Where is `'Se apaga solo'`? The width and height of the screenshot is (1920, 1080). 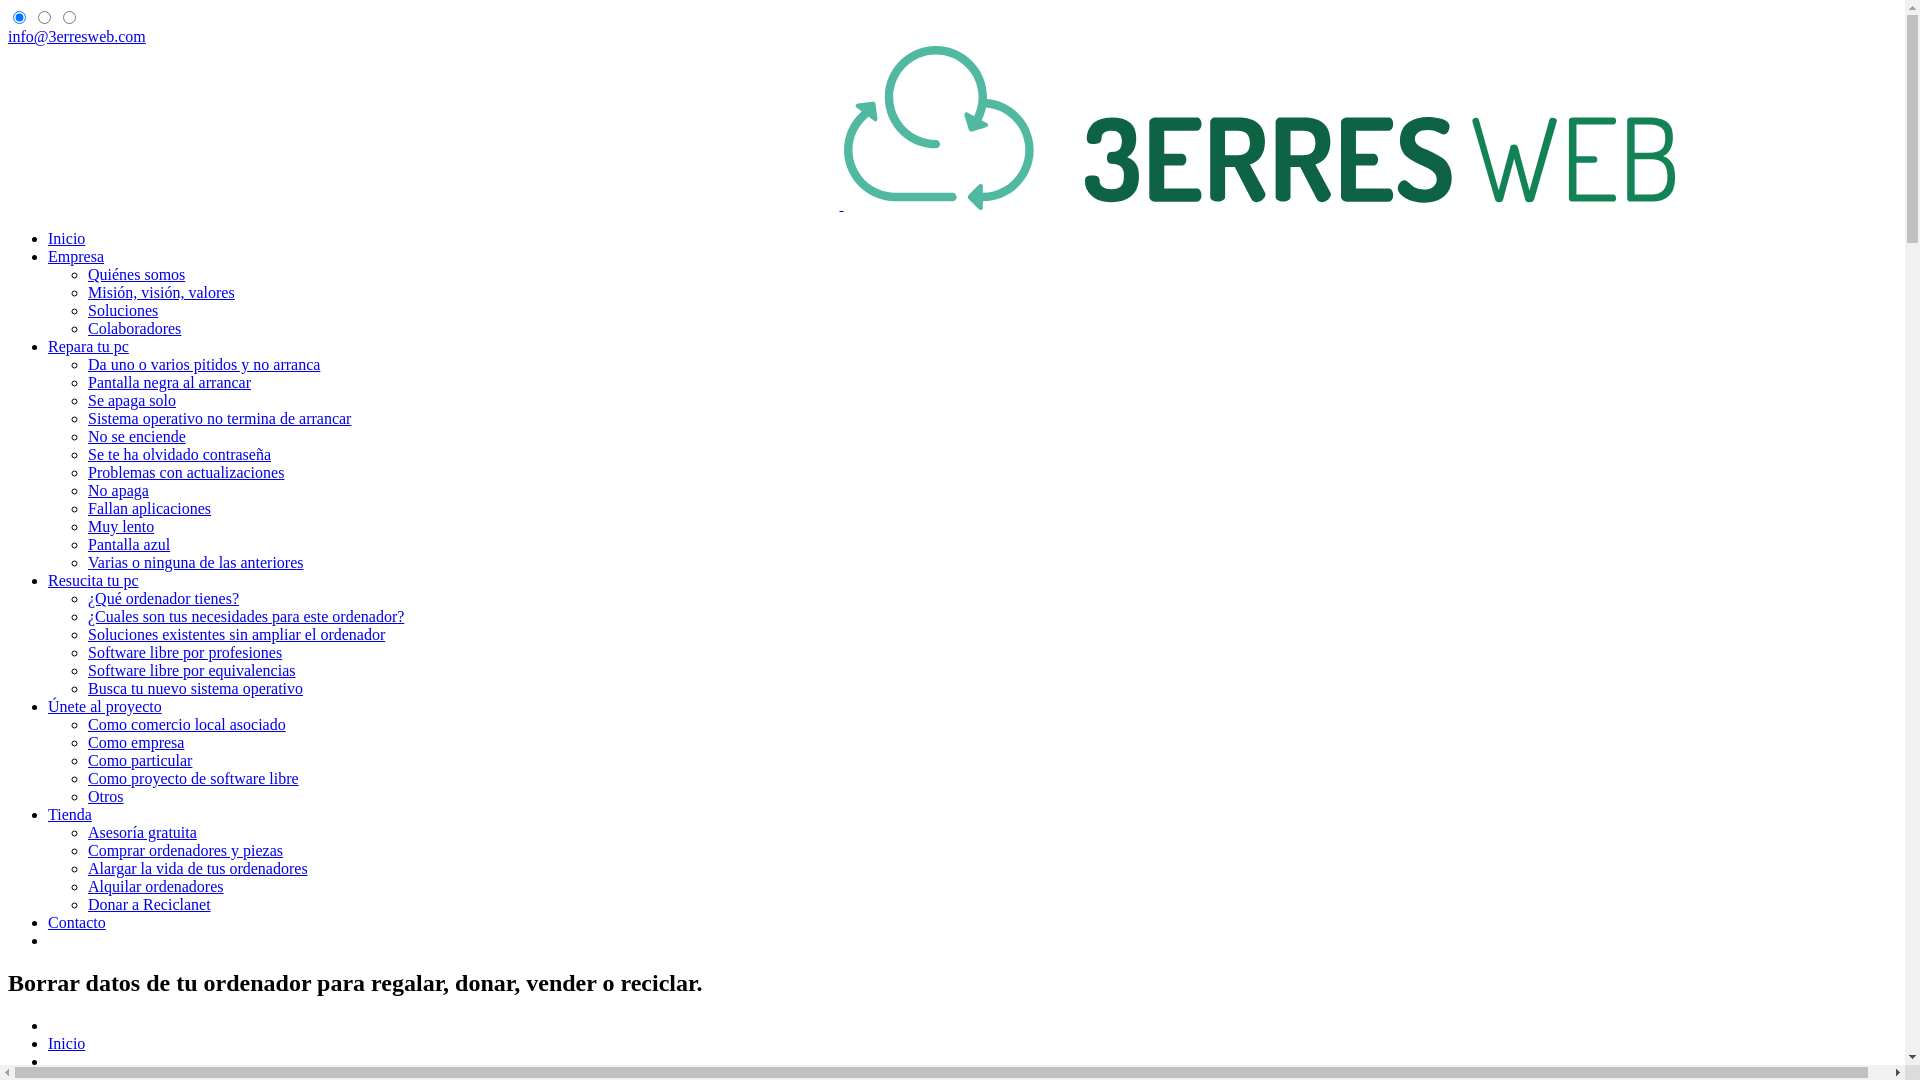
'Se apaga solo' is located at coordinates (130, 400).